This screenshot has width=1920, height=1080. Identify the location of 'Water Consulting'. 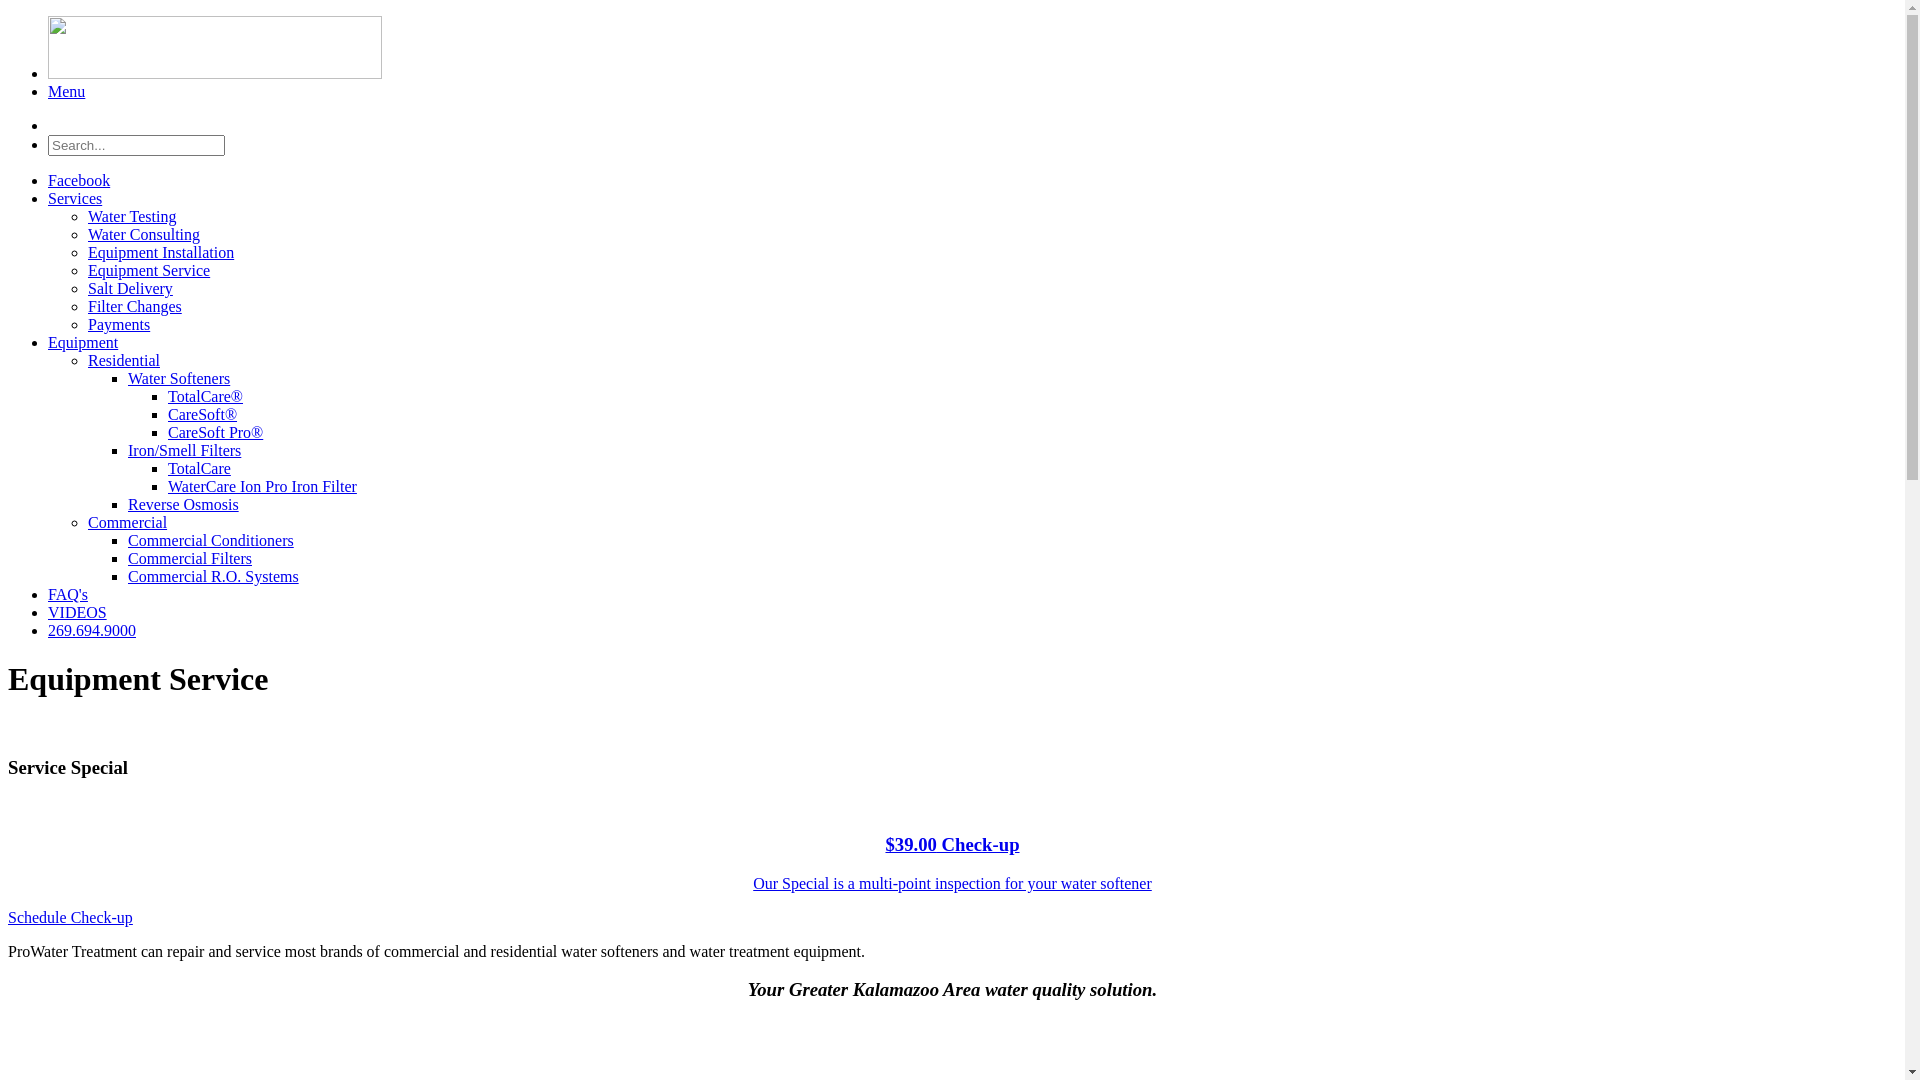
(143, 233).